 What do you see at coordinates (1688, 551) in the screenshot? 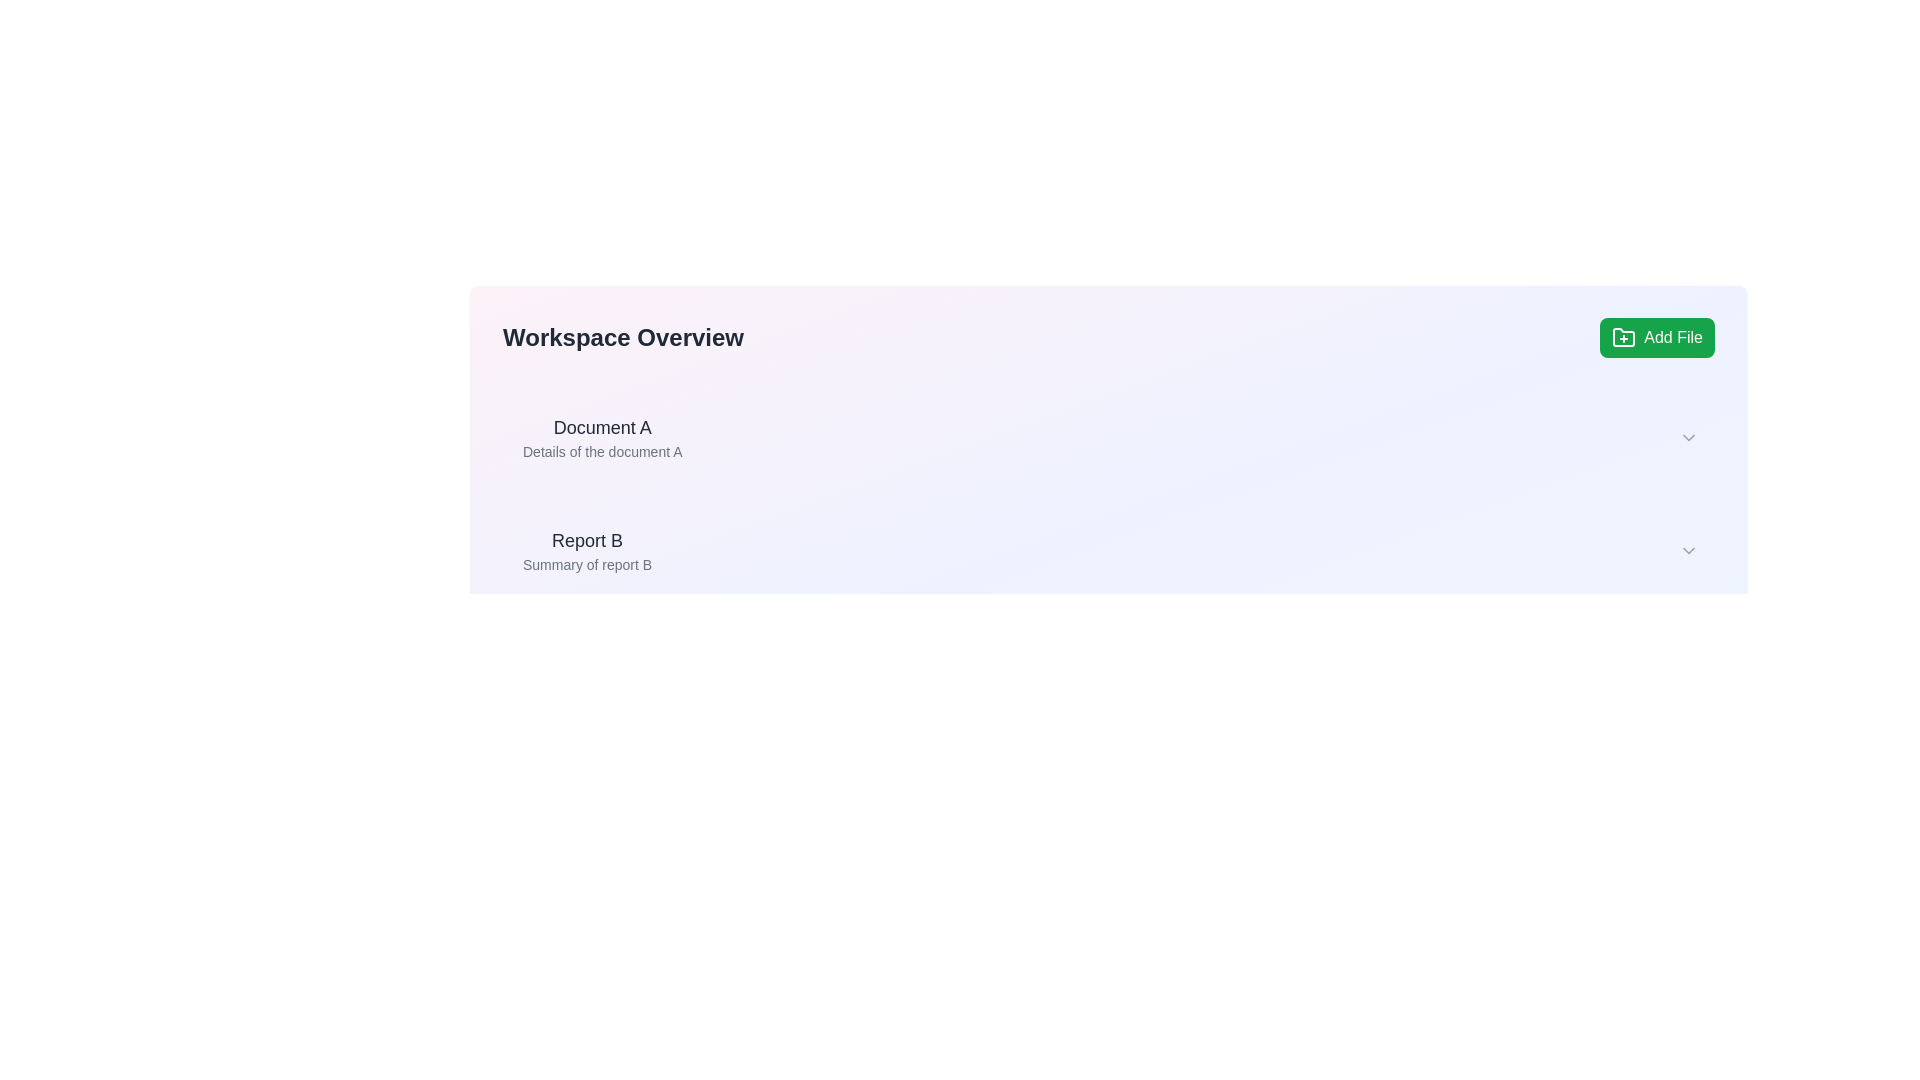
I see `the chevron-down icon located to the far right of the 'Report B Summary of report B' section` at bounding box center [1688, 551].